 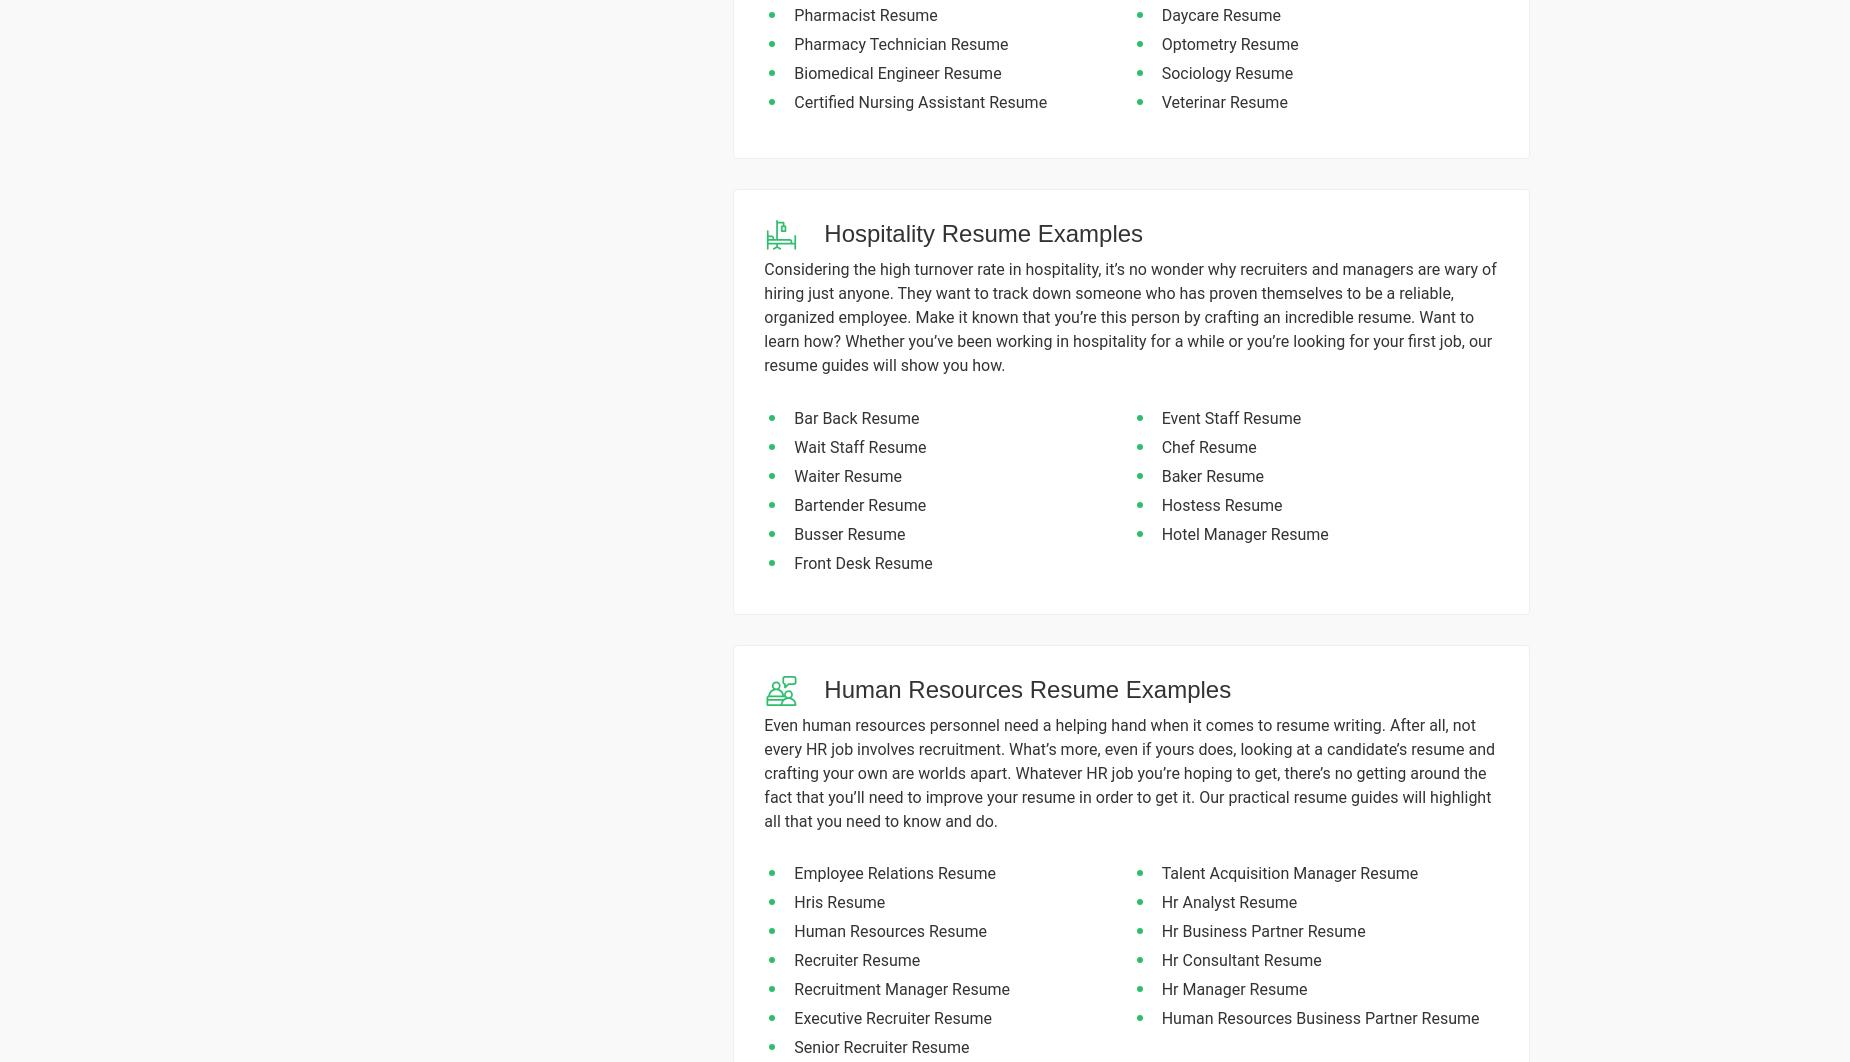 I want to click on 'Executive Recruiter Resume', so click(x=892, y=1017).